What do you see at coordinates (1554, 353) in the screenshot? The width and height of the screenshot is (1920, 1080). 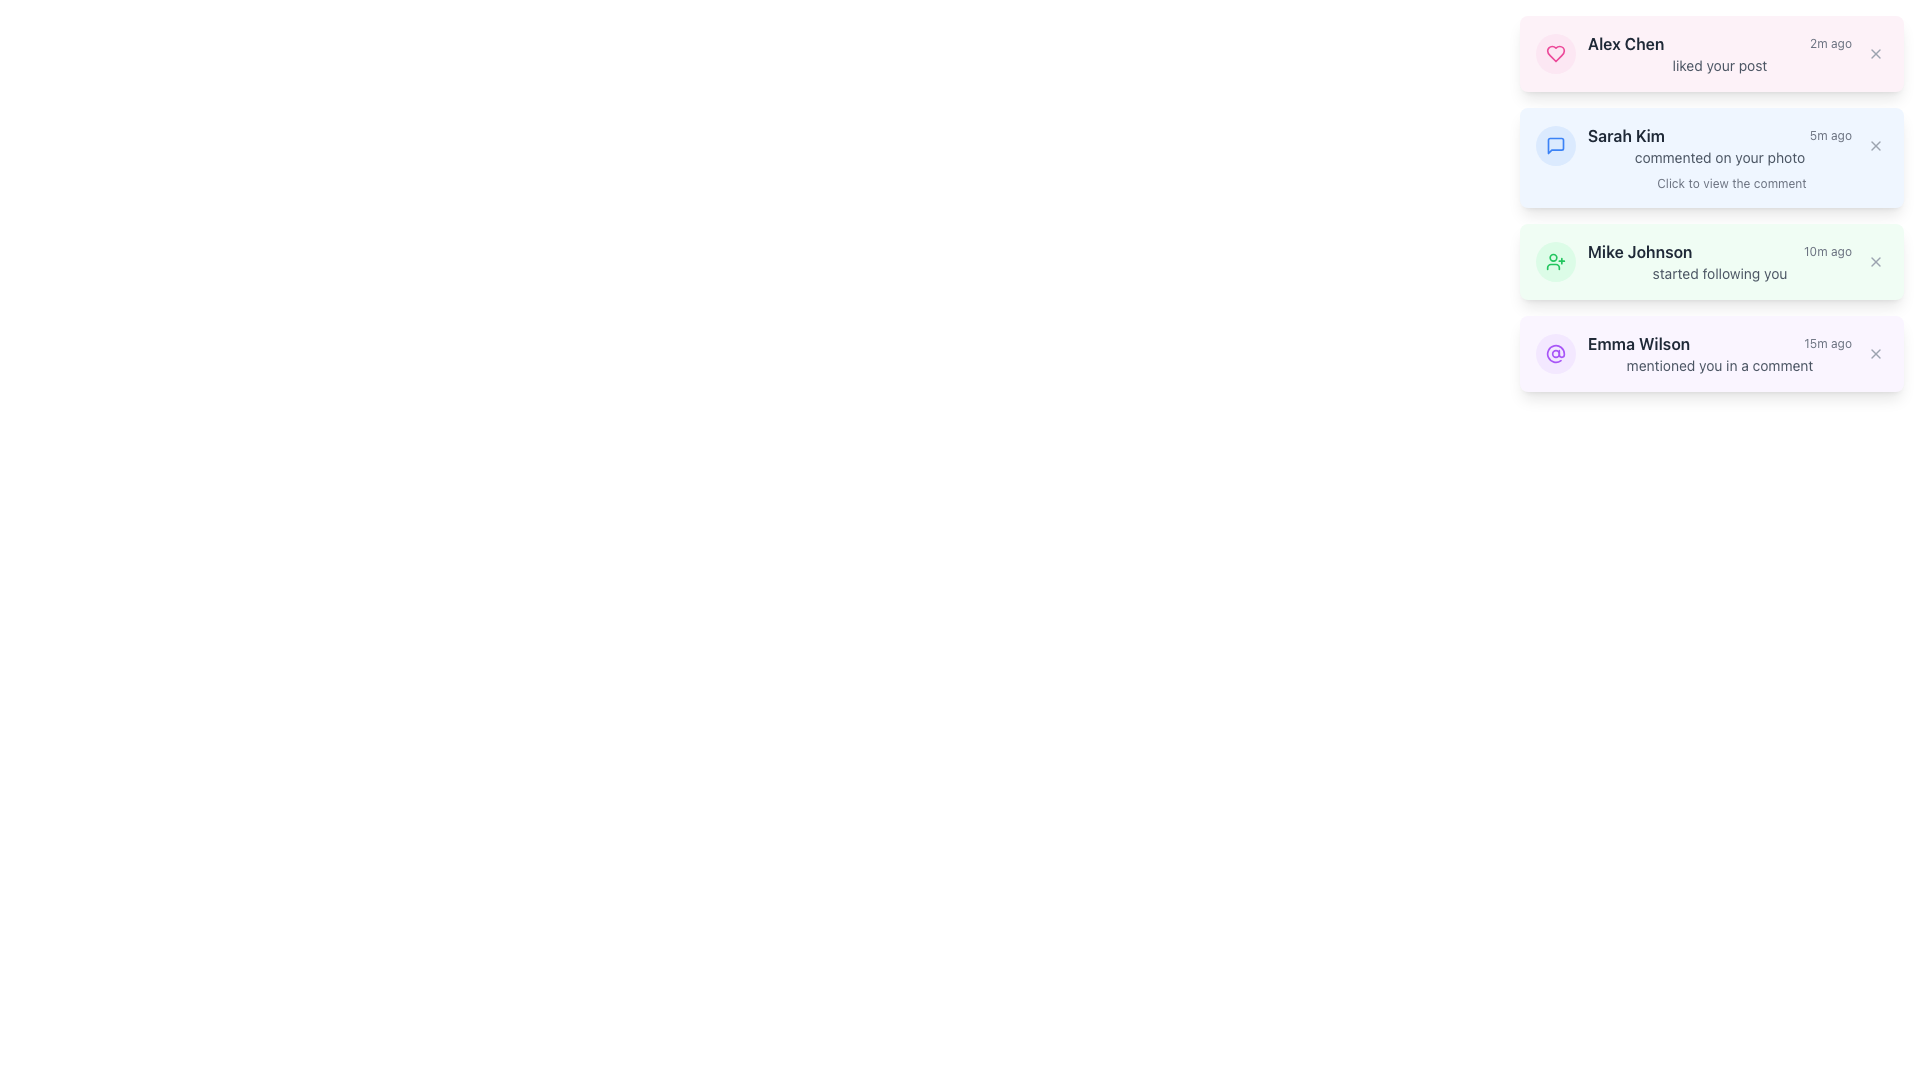 I see `the purple circular icon with an embossed '@' symbol located in the fourth notification card from the top in the notification panel, aligned with the text 'Emma Wilson mentioned you in a comment'` at bounding box center [1554, 353].